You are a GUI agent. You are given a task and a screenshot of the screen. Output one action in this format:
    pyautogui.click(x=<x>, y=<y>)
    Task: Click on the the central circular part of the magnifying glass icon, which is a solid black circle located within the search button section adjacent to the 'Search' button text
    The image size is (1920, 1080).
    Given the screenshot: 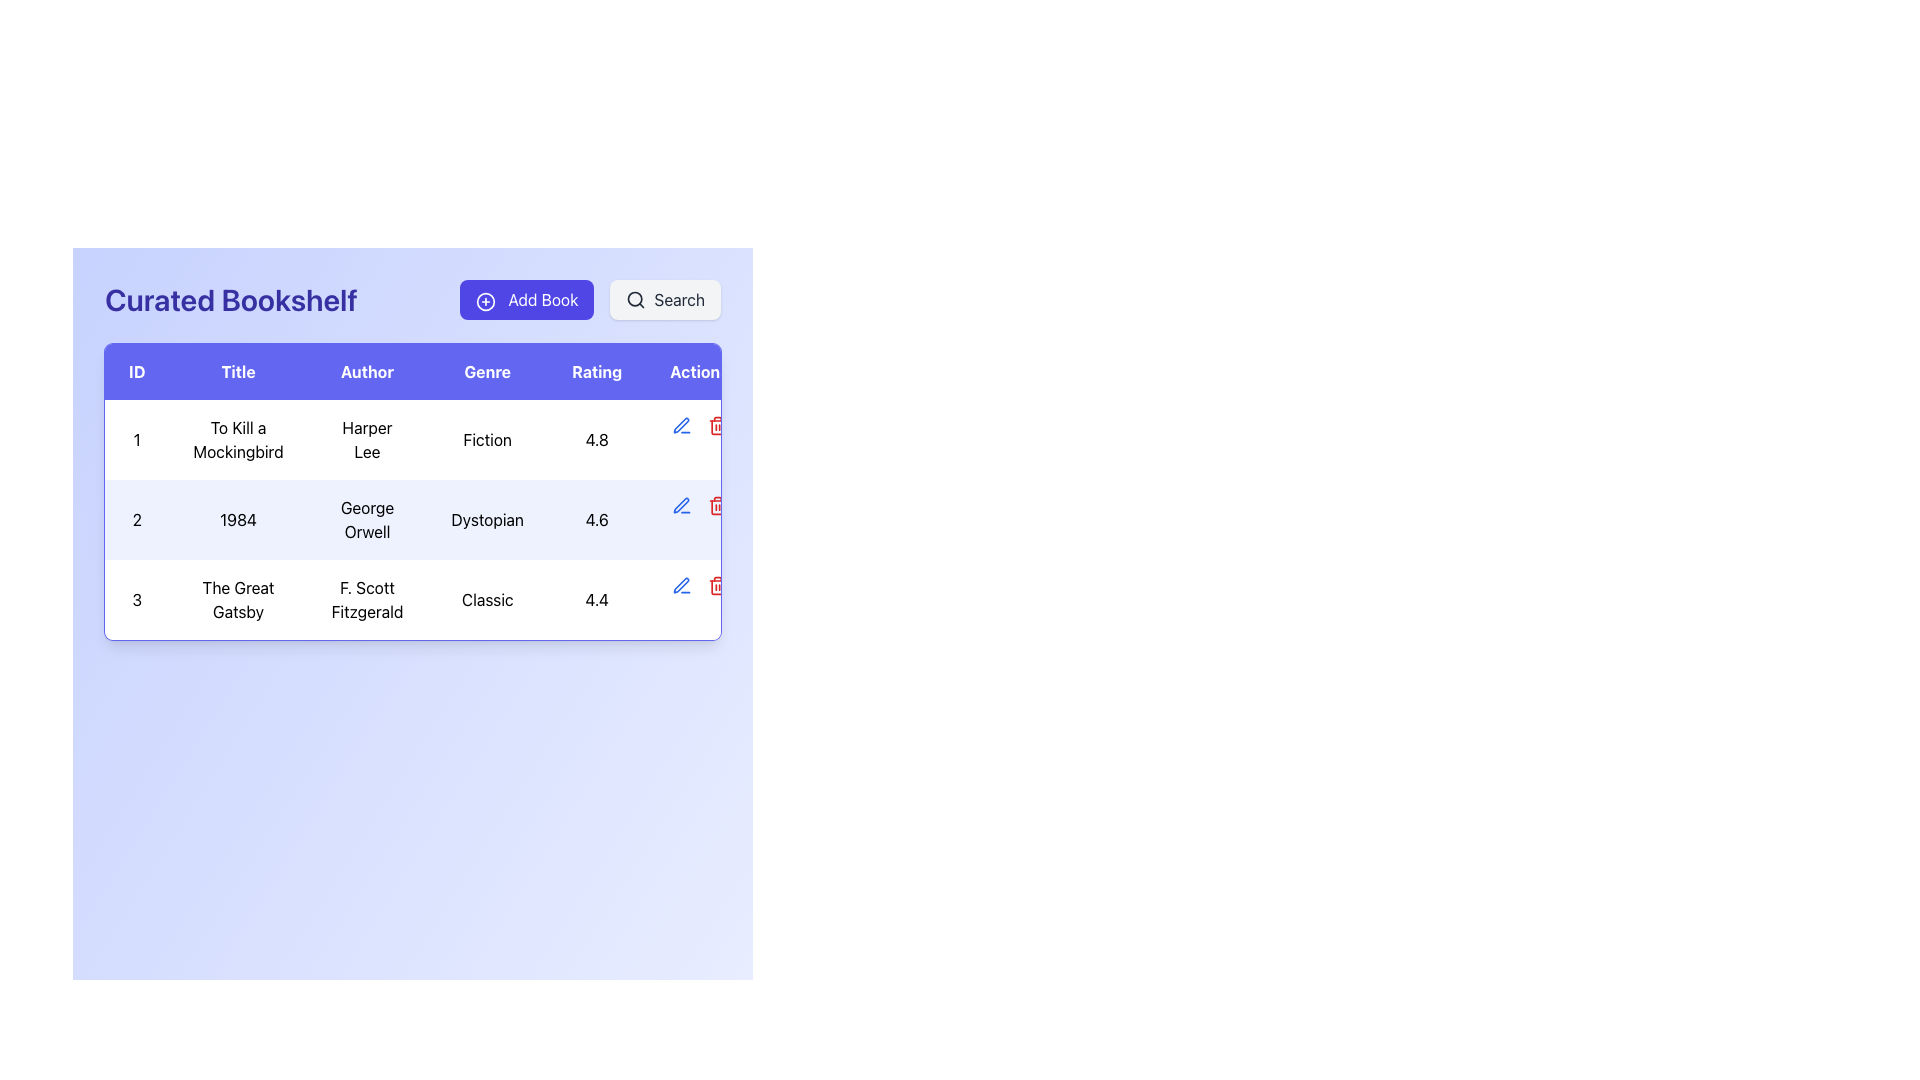 What is the action you would take?
    pyautogui.click(x=634, y=299)
    